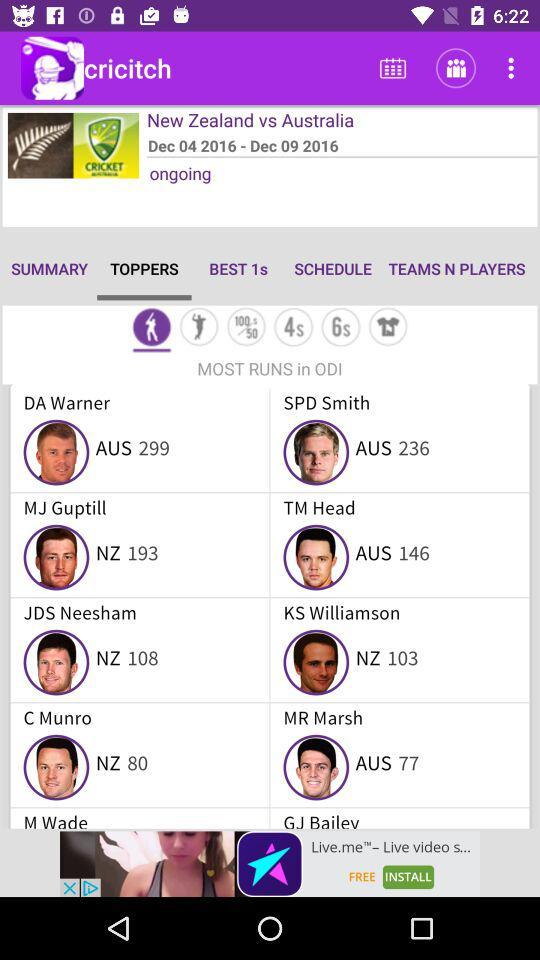  What do you see at coordinates (339, 329) in the screenshot?
I see `change category` at bounding box center [339, 329].